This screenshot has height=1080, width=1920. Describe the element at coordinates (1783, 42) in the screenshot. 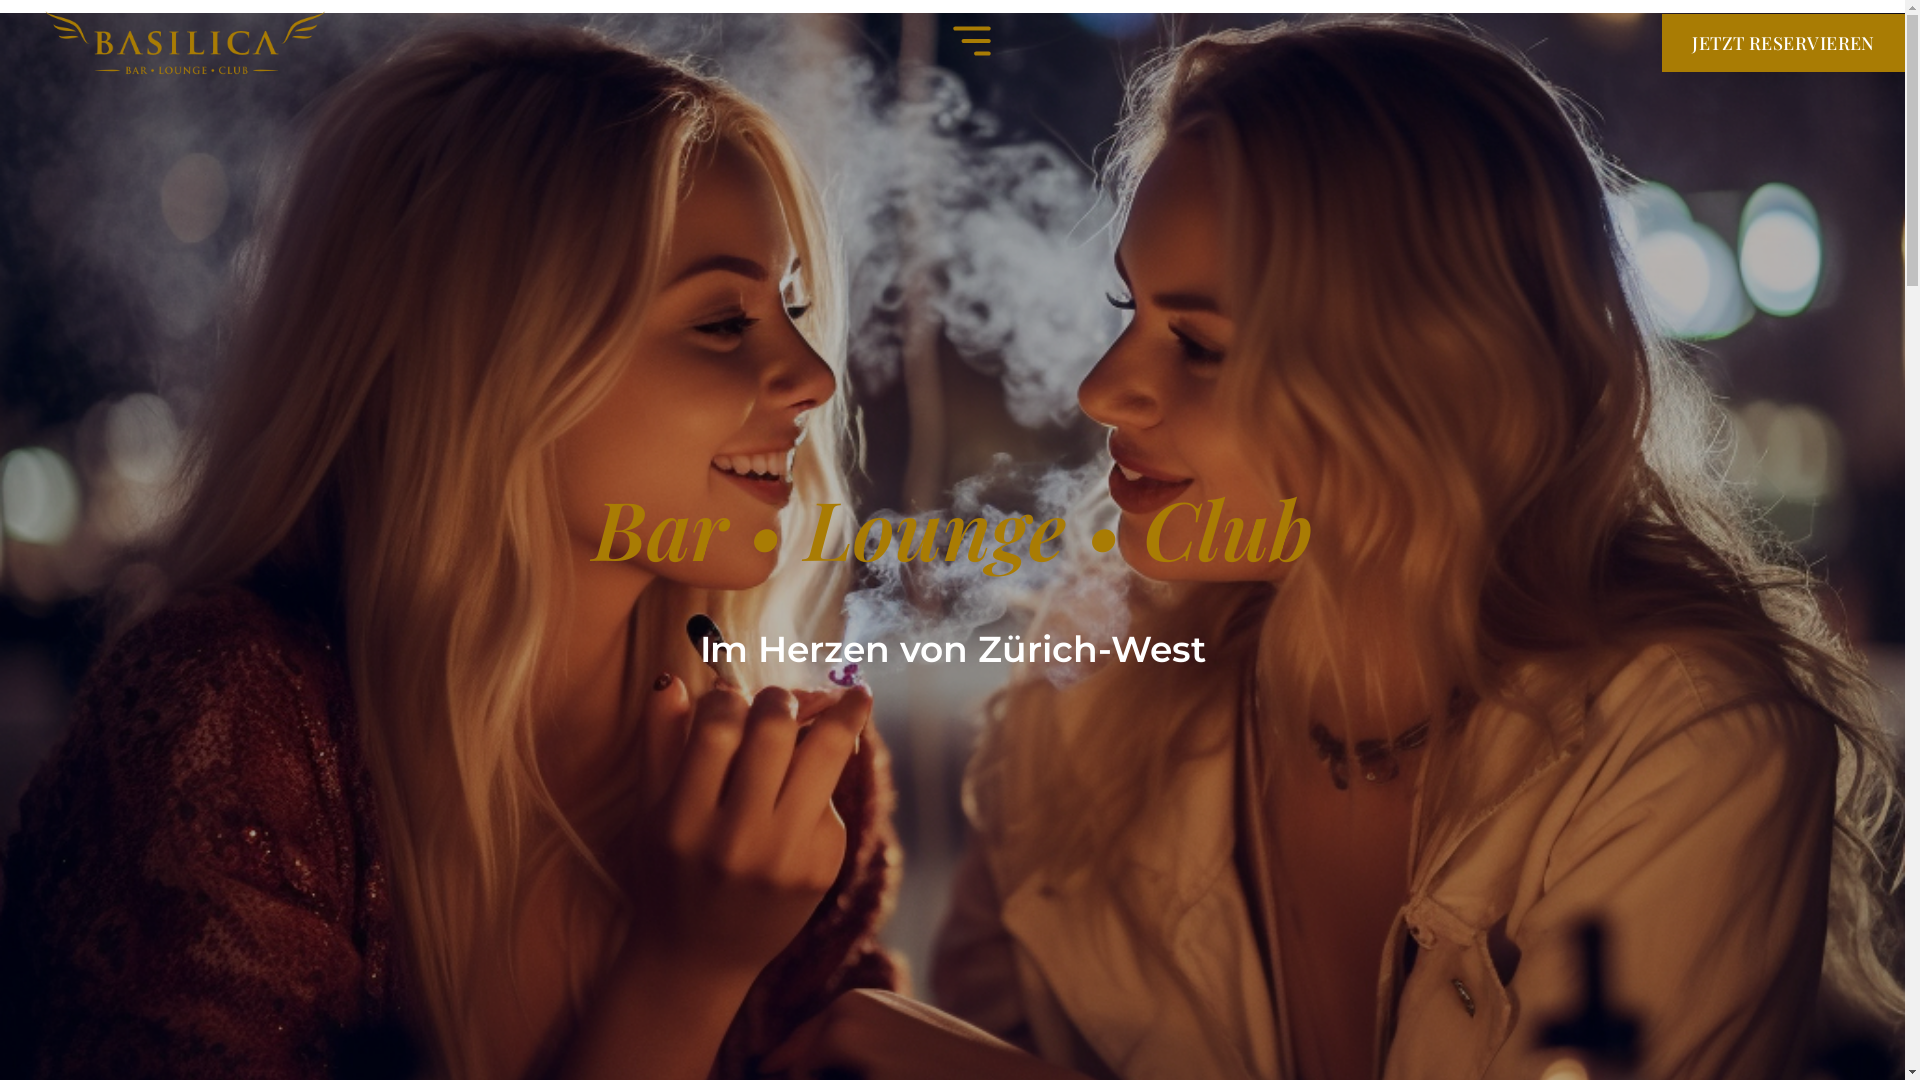

I see `'JETZT RESERVIEREN'` at that location.